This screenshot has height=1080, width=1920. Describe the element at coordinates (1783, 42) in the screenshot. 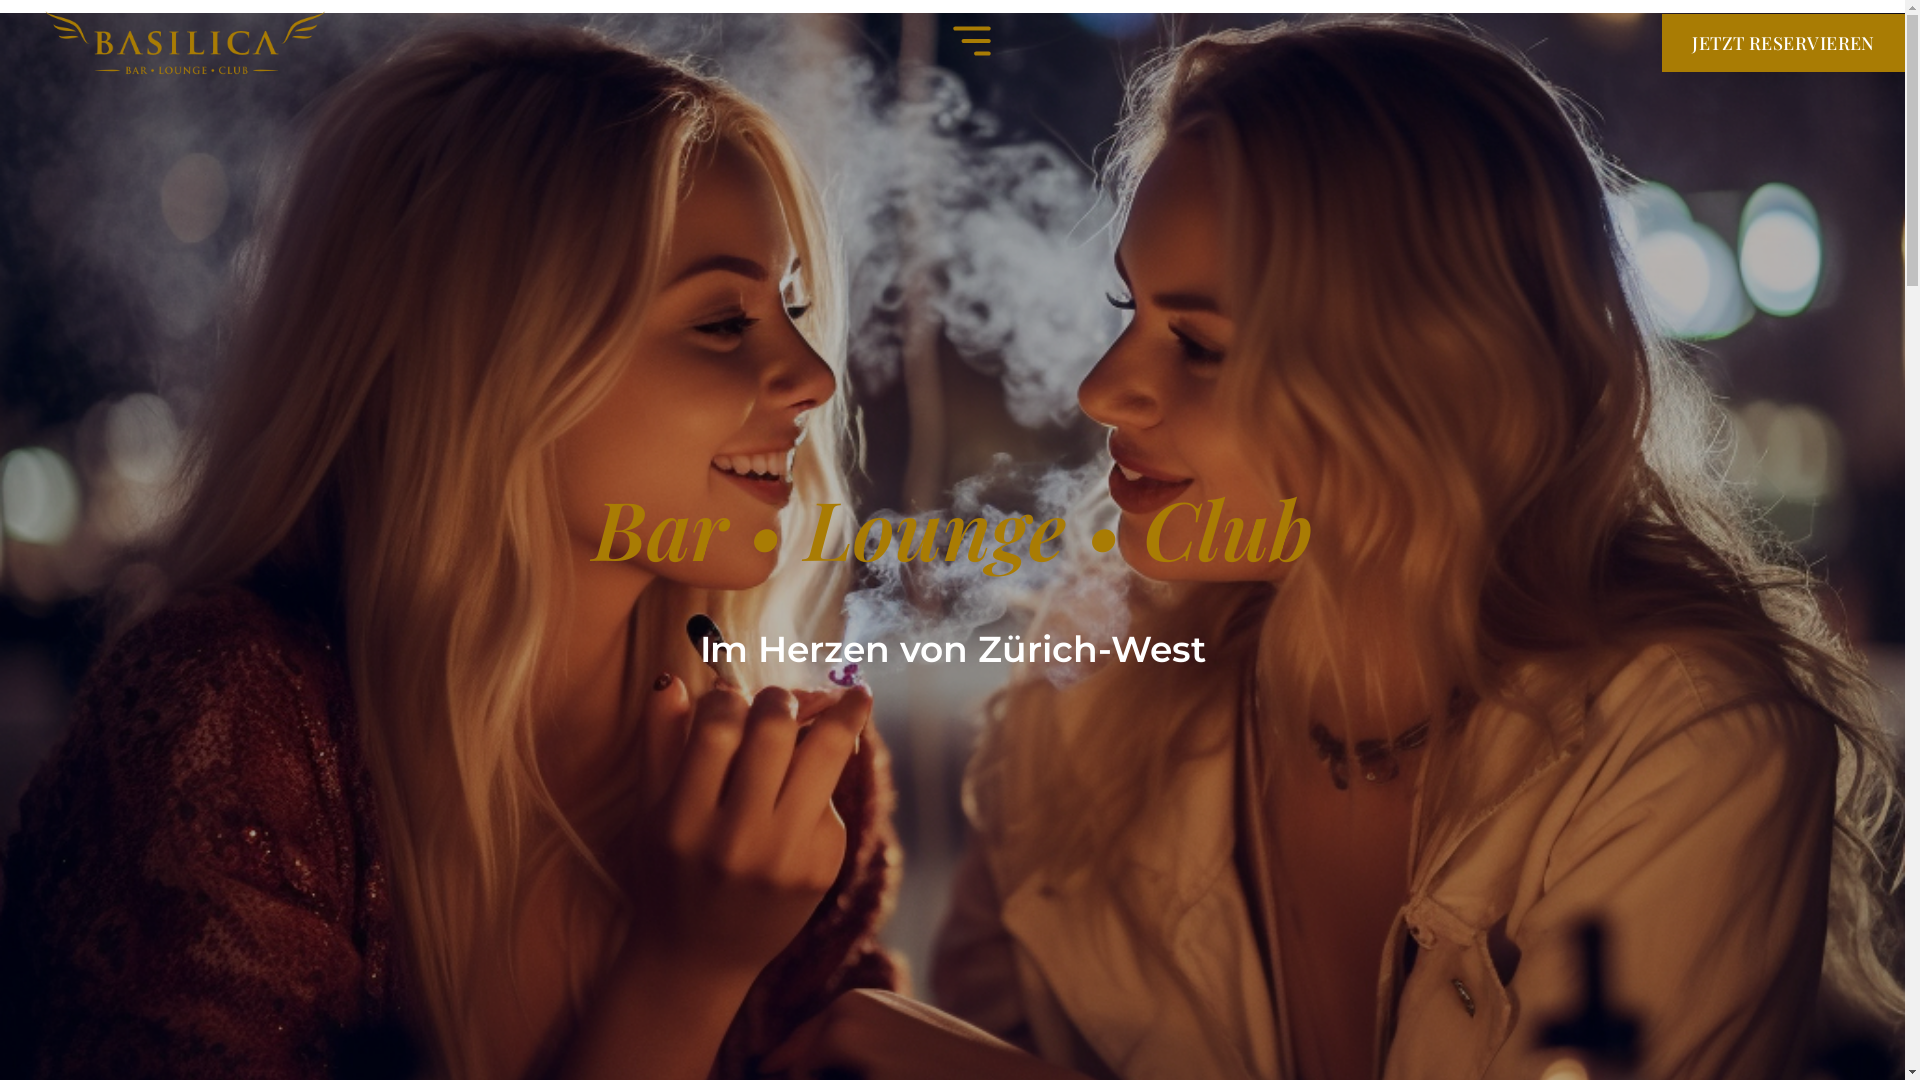

I see `'JETZT RESERVIEREN'` at that location.